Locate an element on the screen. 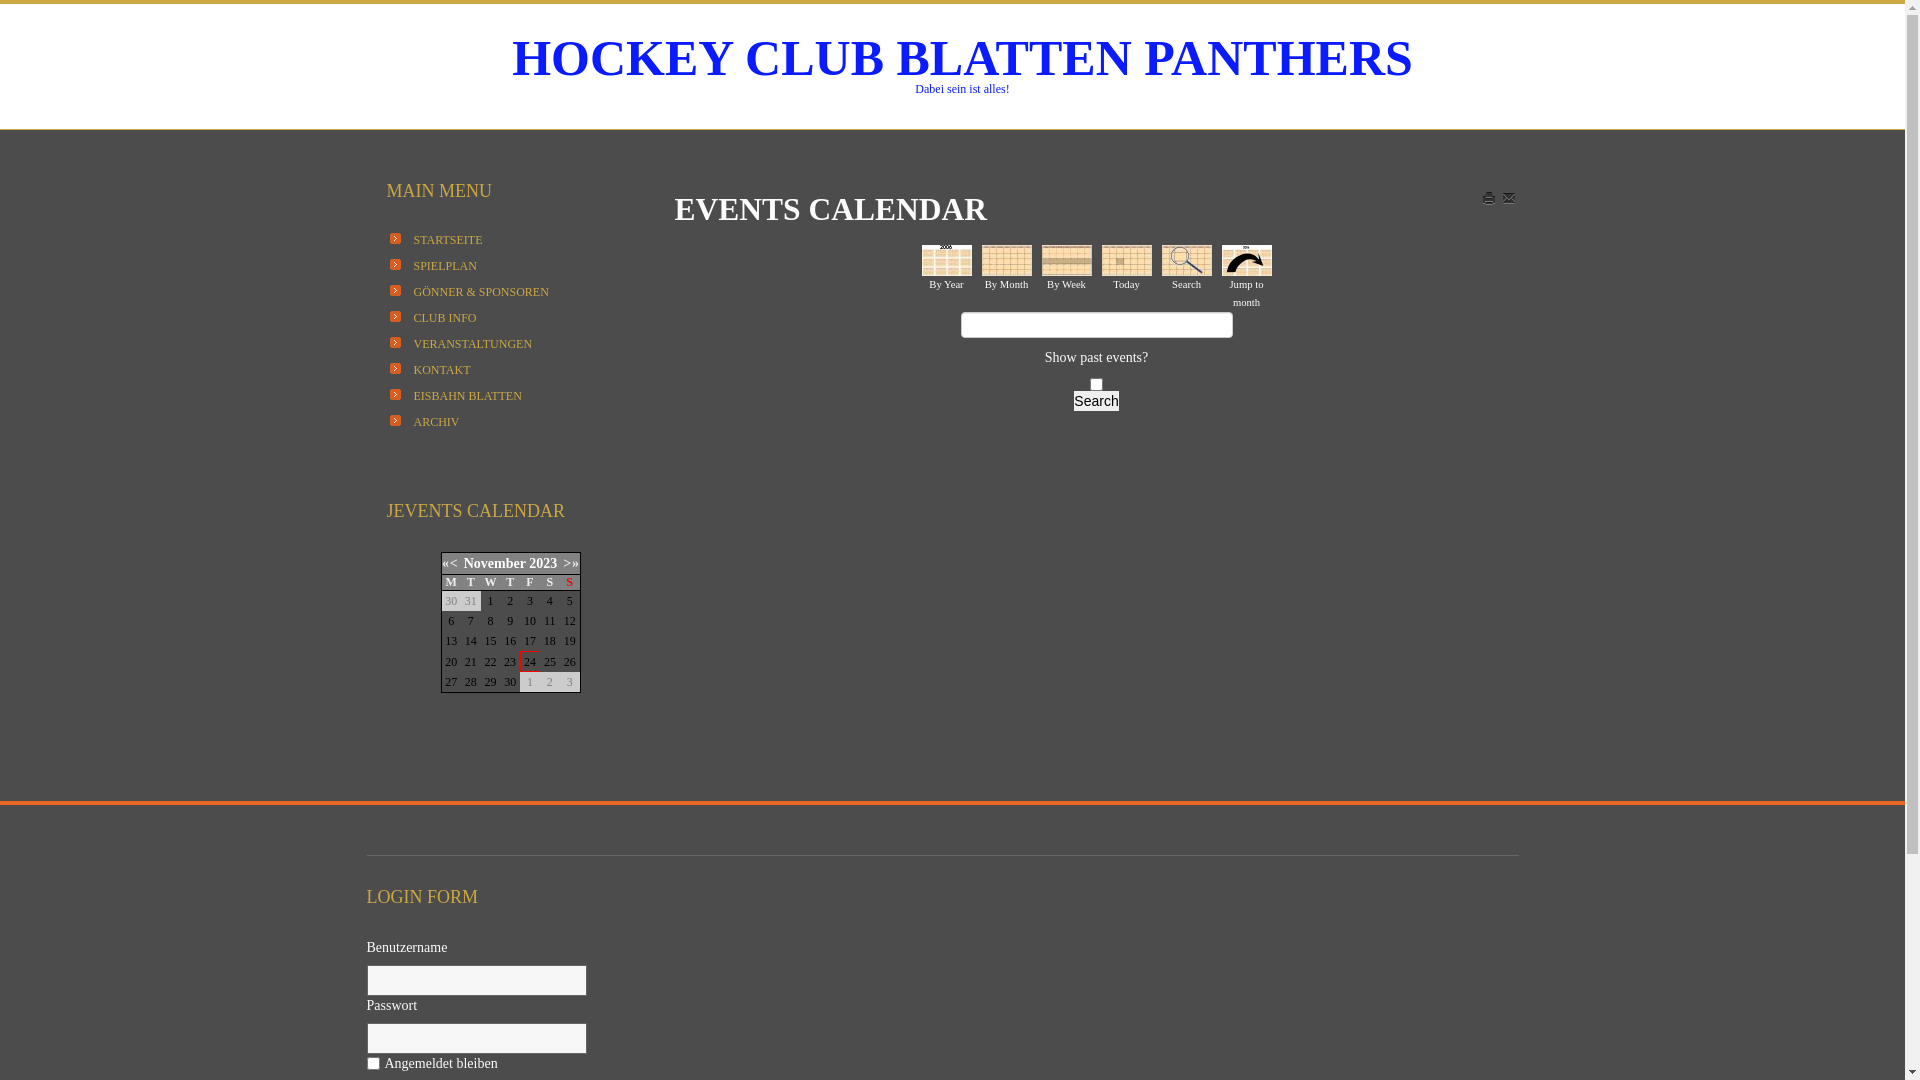  '8' is located at coordinates (489, 620).